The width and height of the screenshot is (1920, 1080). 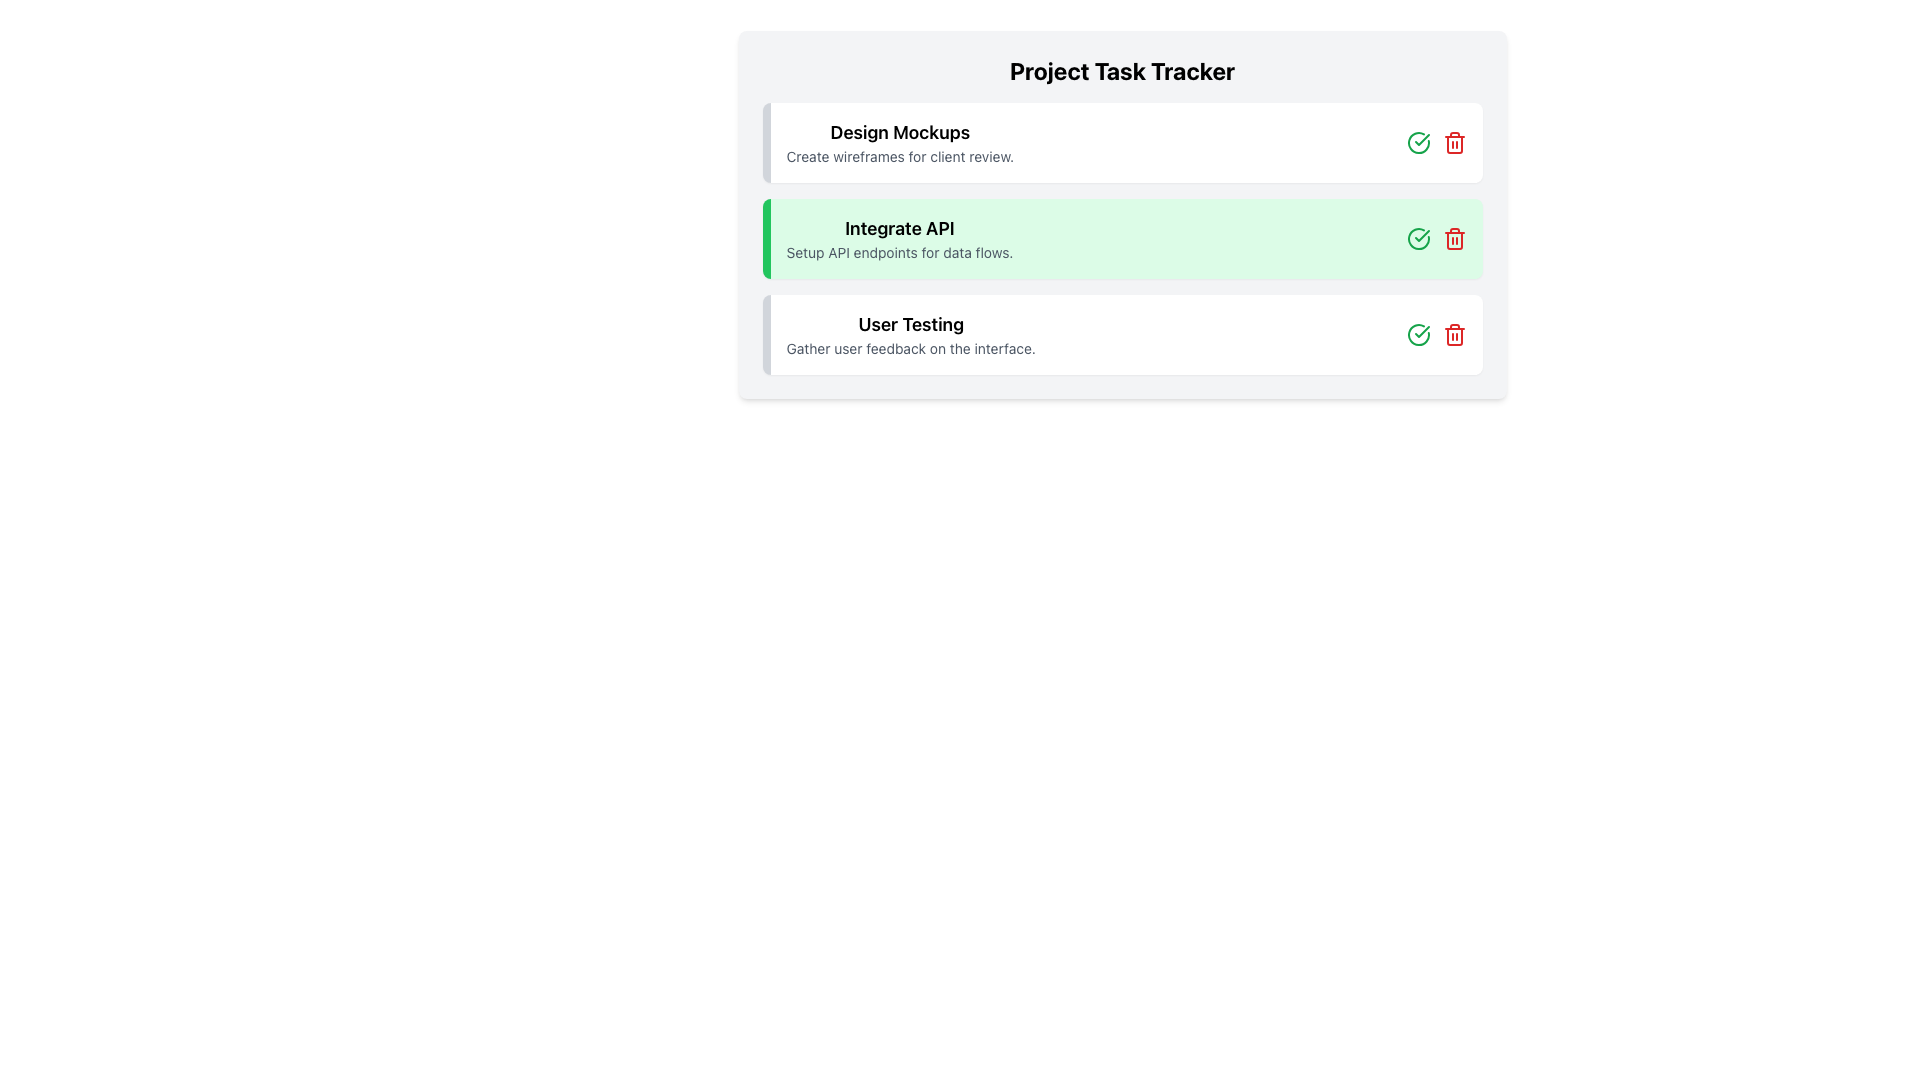 What do you see at coordinates (1420, 330) in the screenshot?
I see `the checkmark icon styled in a thin, rounded-line SVG format, located in the right section of the task labeled 'Integrate API', near the green background area indicating task completion` at bounding box center [1420, 330].